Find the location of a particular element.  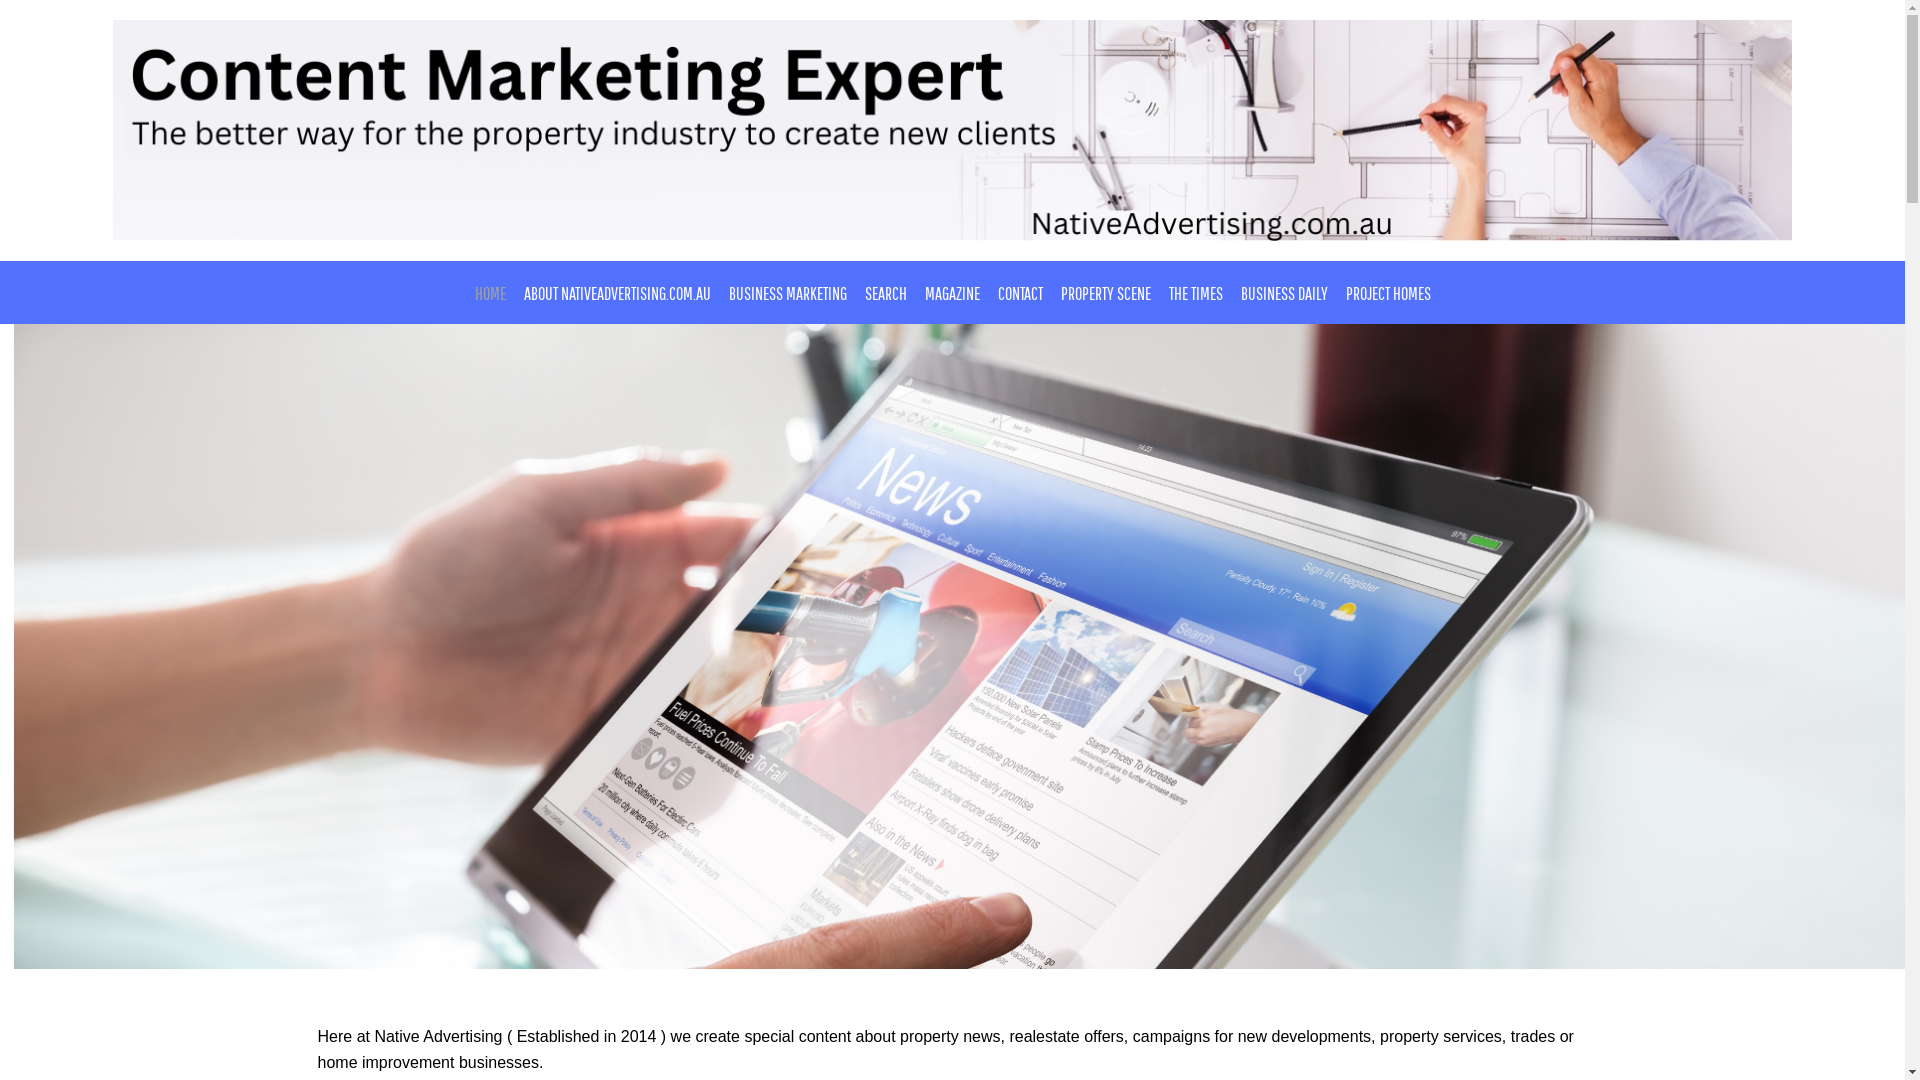

'PROPERTY SCENE' is located at coordinates (1104, 293).